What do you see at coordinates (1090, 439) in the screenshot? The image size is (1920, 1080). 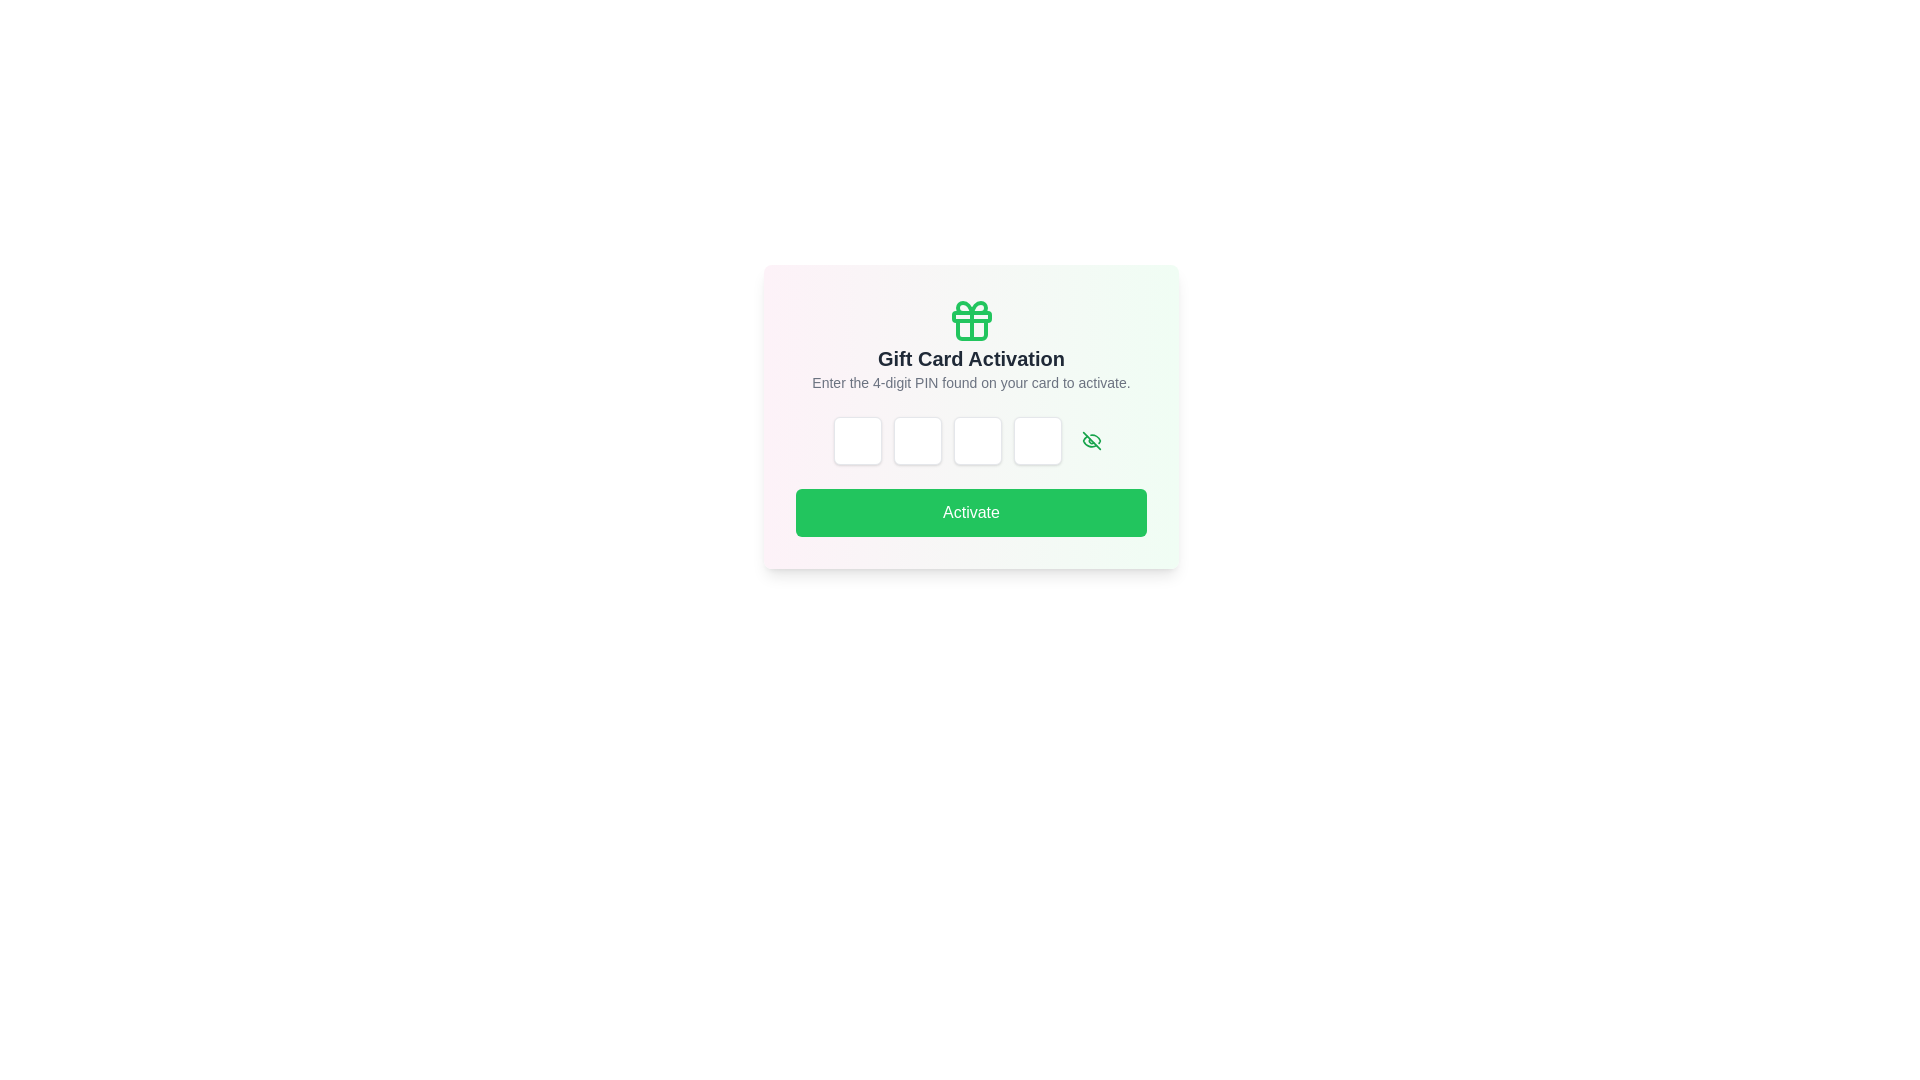 I see `the visibility toggle icon located to the right of the last PIN input field` at bounding box center [1090, 439].